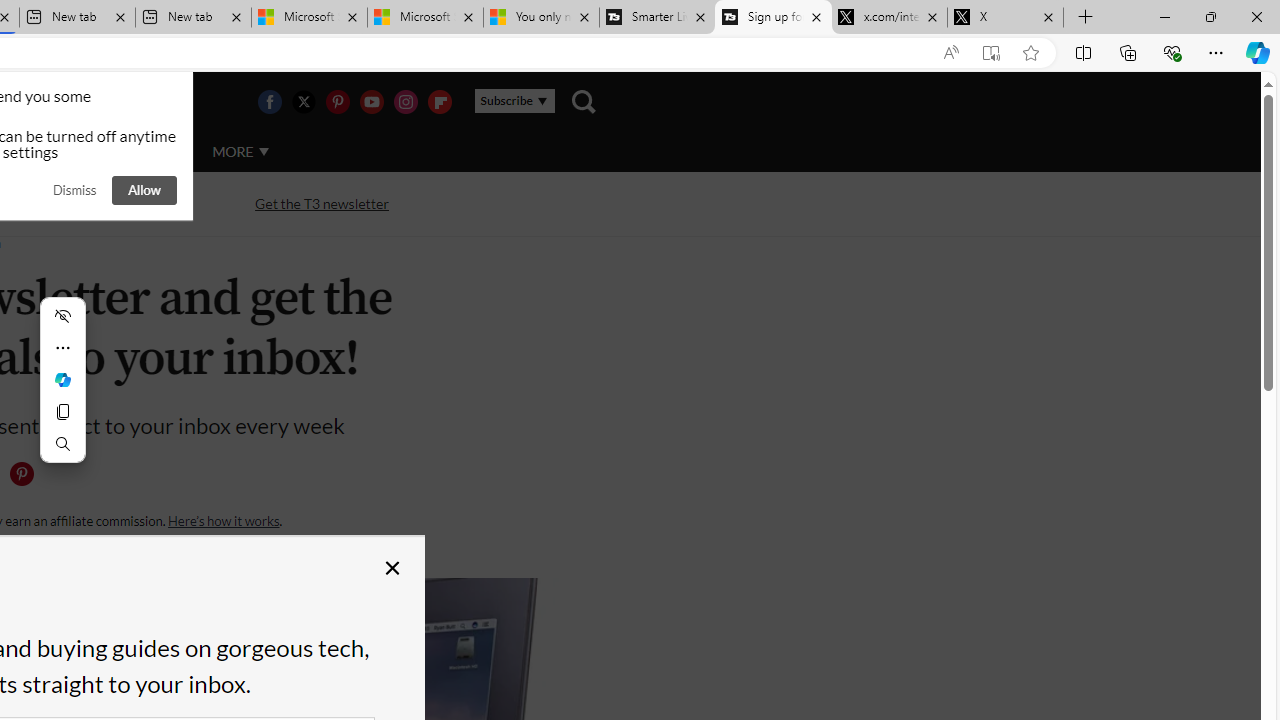 Image resolution: width=1280 pixels, height=720 pixels. I want to click on 'Class: icon-svg', so click(21, 474).